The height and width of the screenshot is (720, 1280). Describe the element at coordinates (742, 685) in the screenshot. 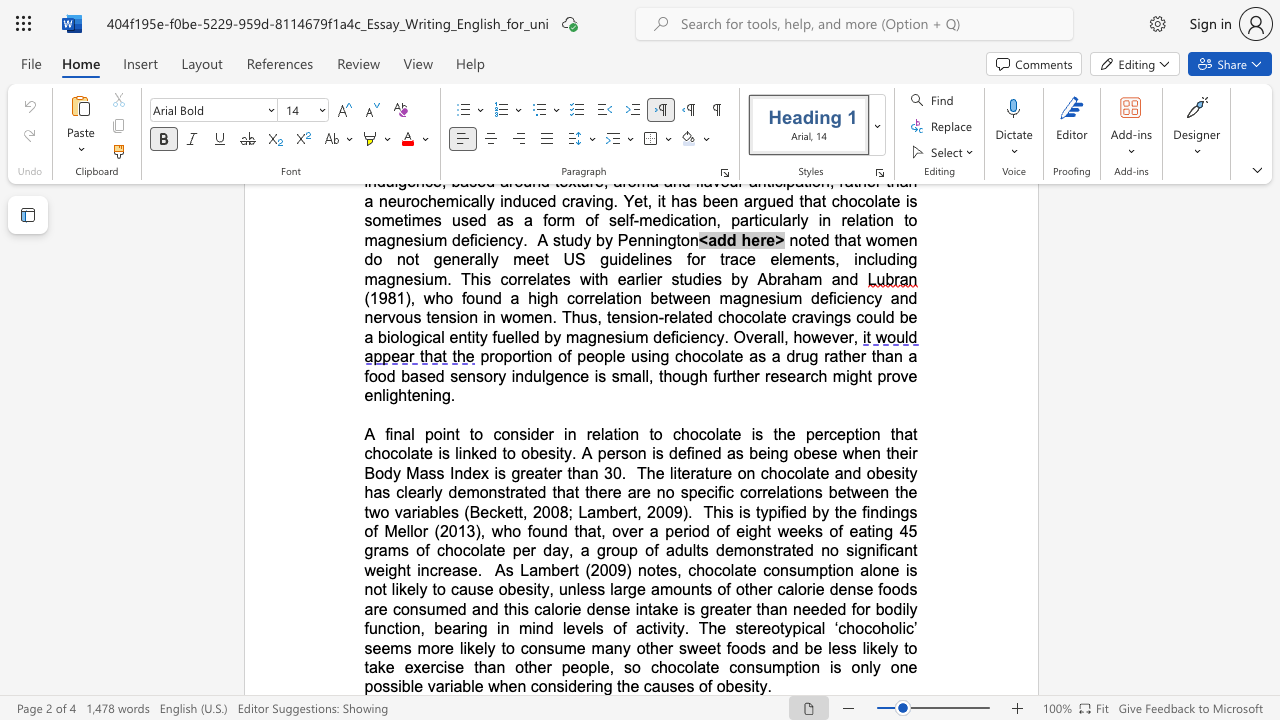

I see `the subset text "sity." within the text "e causes of obesity."` at that location.